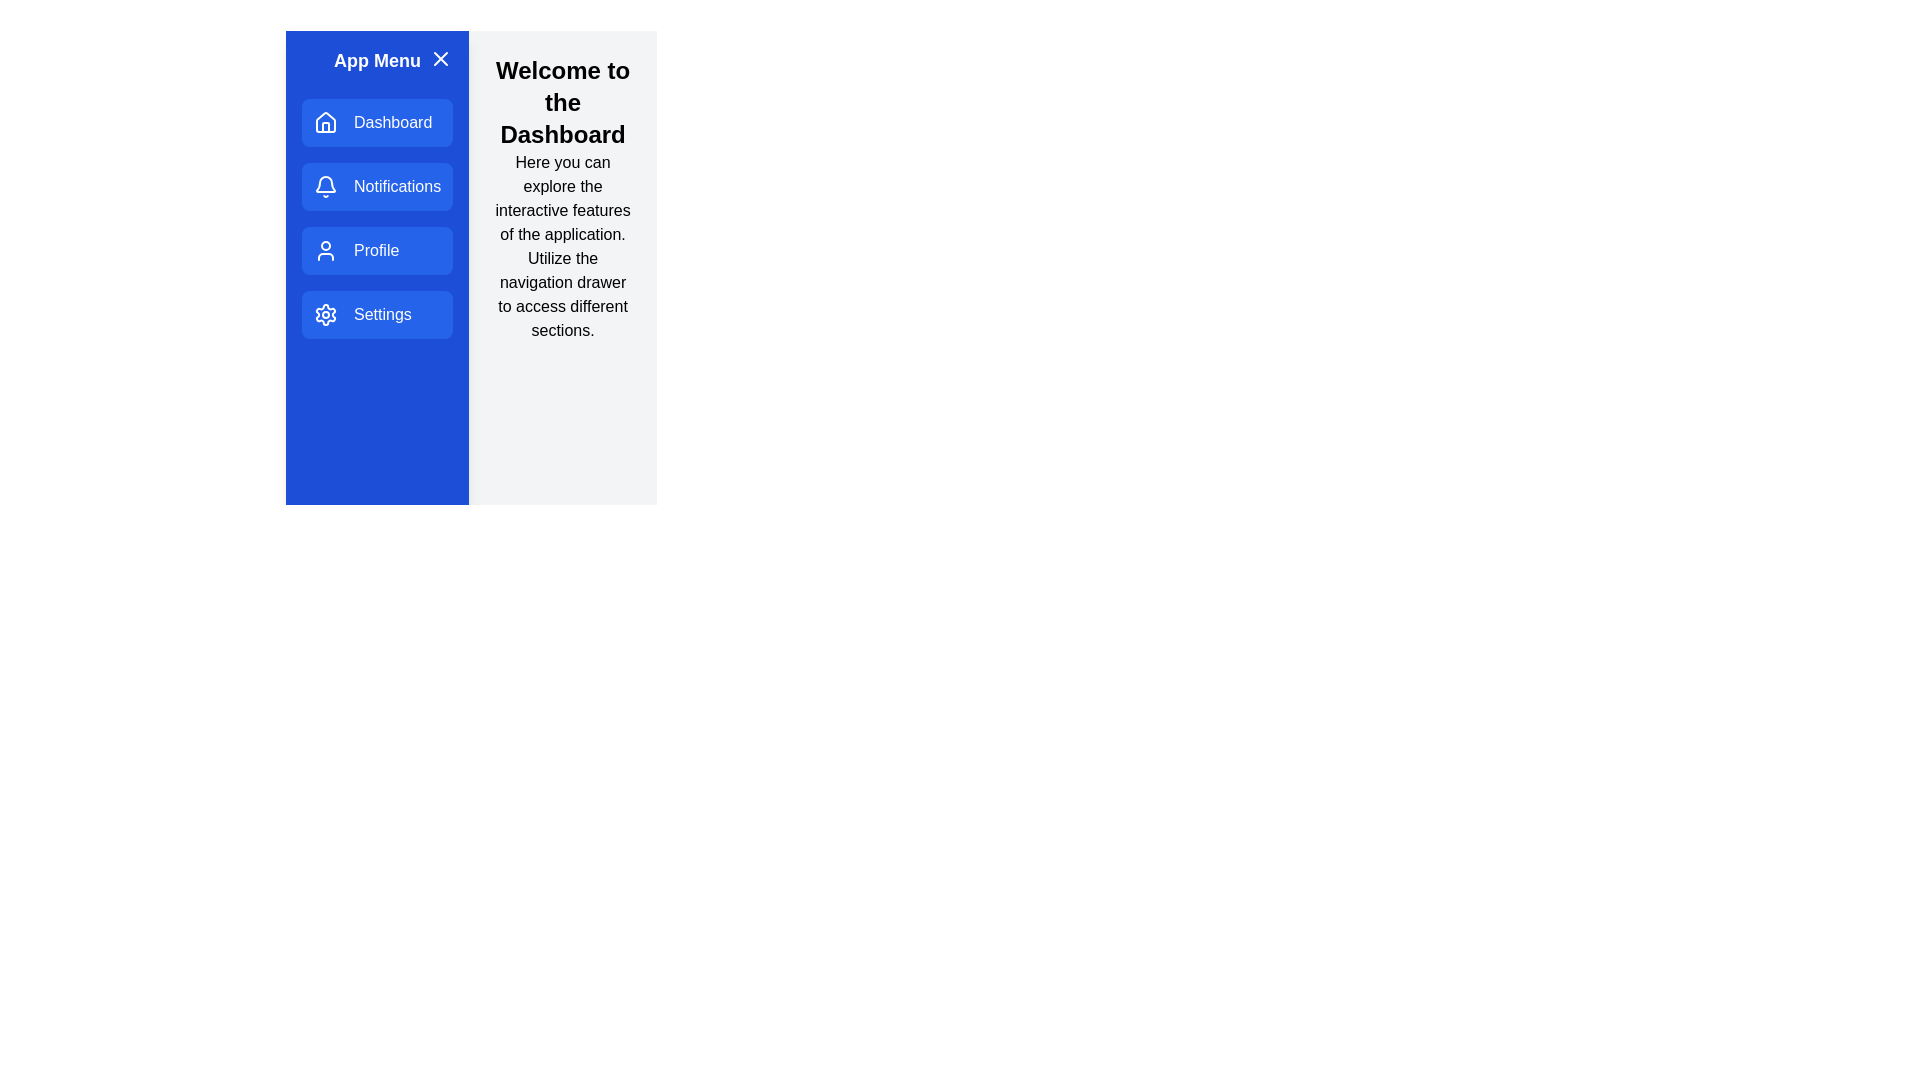 The width and height of the screenshot is (1920, 1080). What do you see at coordinates (393, 123) in the screenshot?
I see `the 'Dashboard' text label in the navigation menu for visual feedback` at bounding box center [393, 123].